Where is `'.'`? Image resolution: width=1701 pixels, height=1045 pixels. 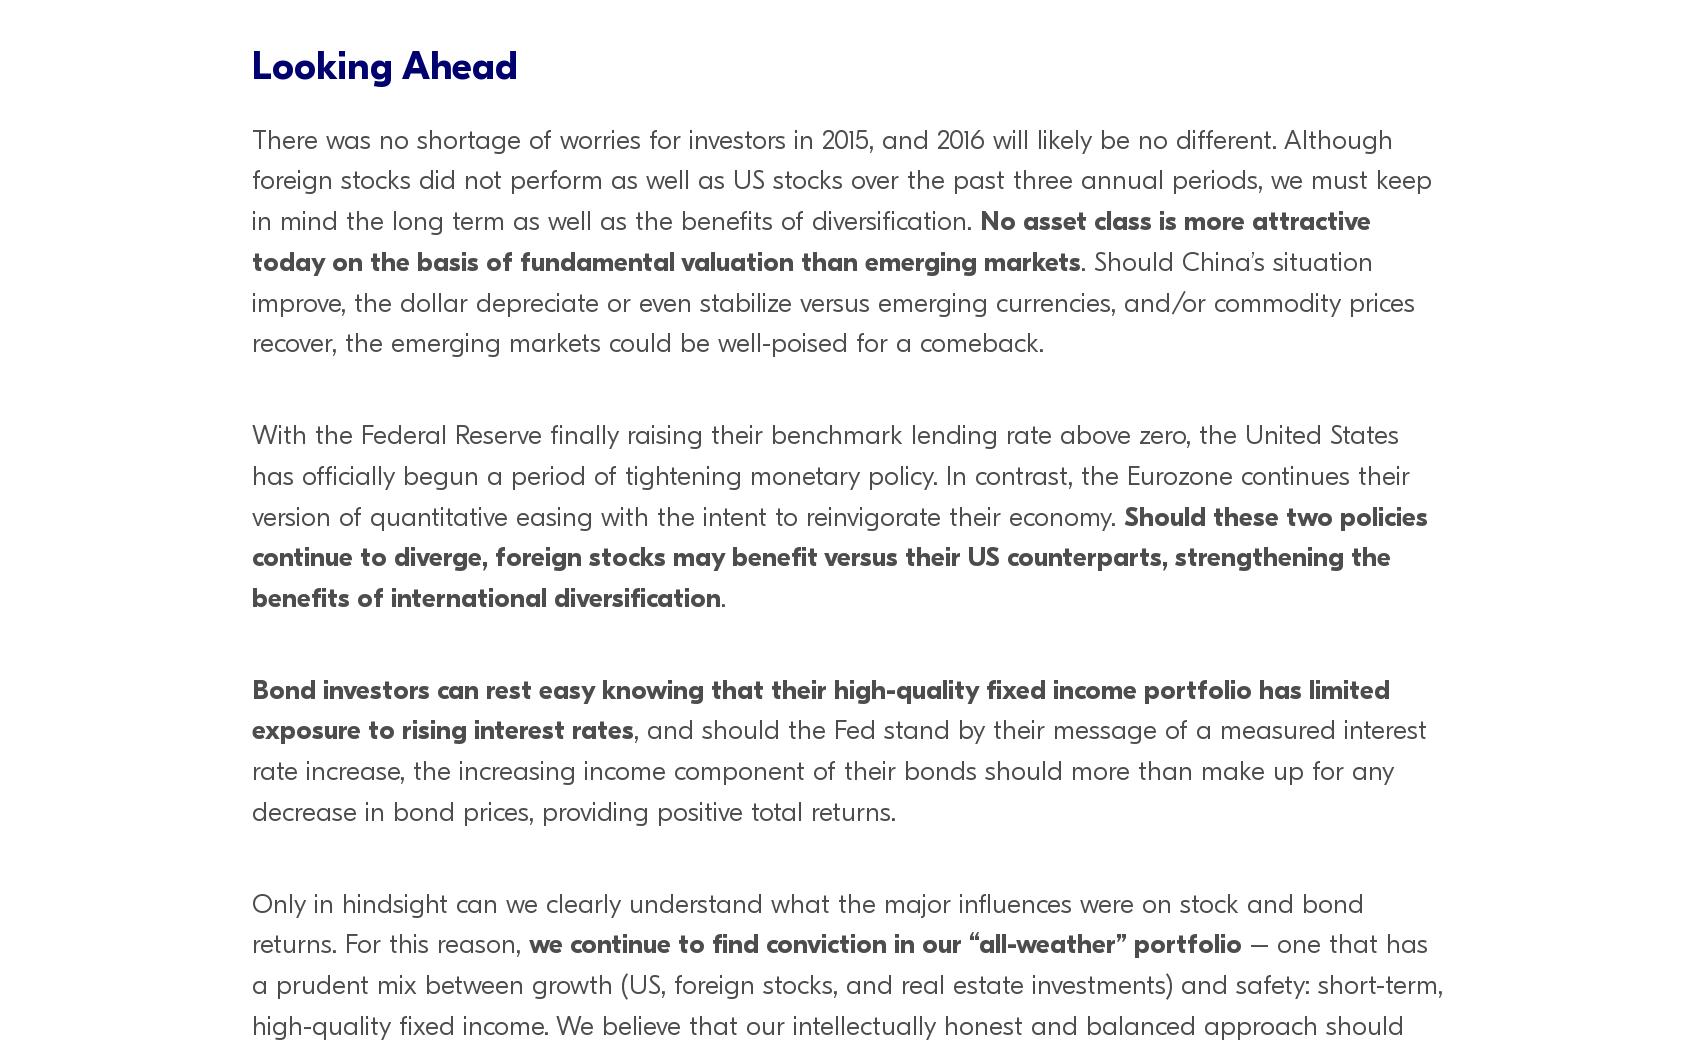 '.' is located at coordinates (722, 597).